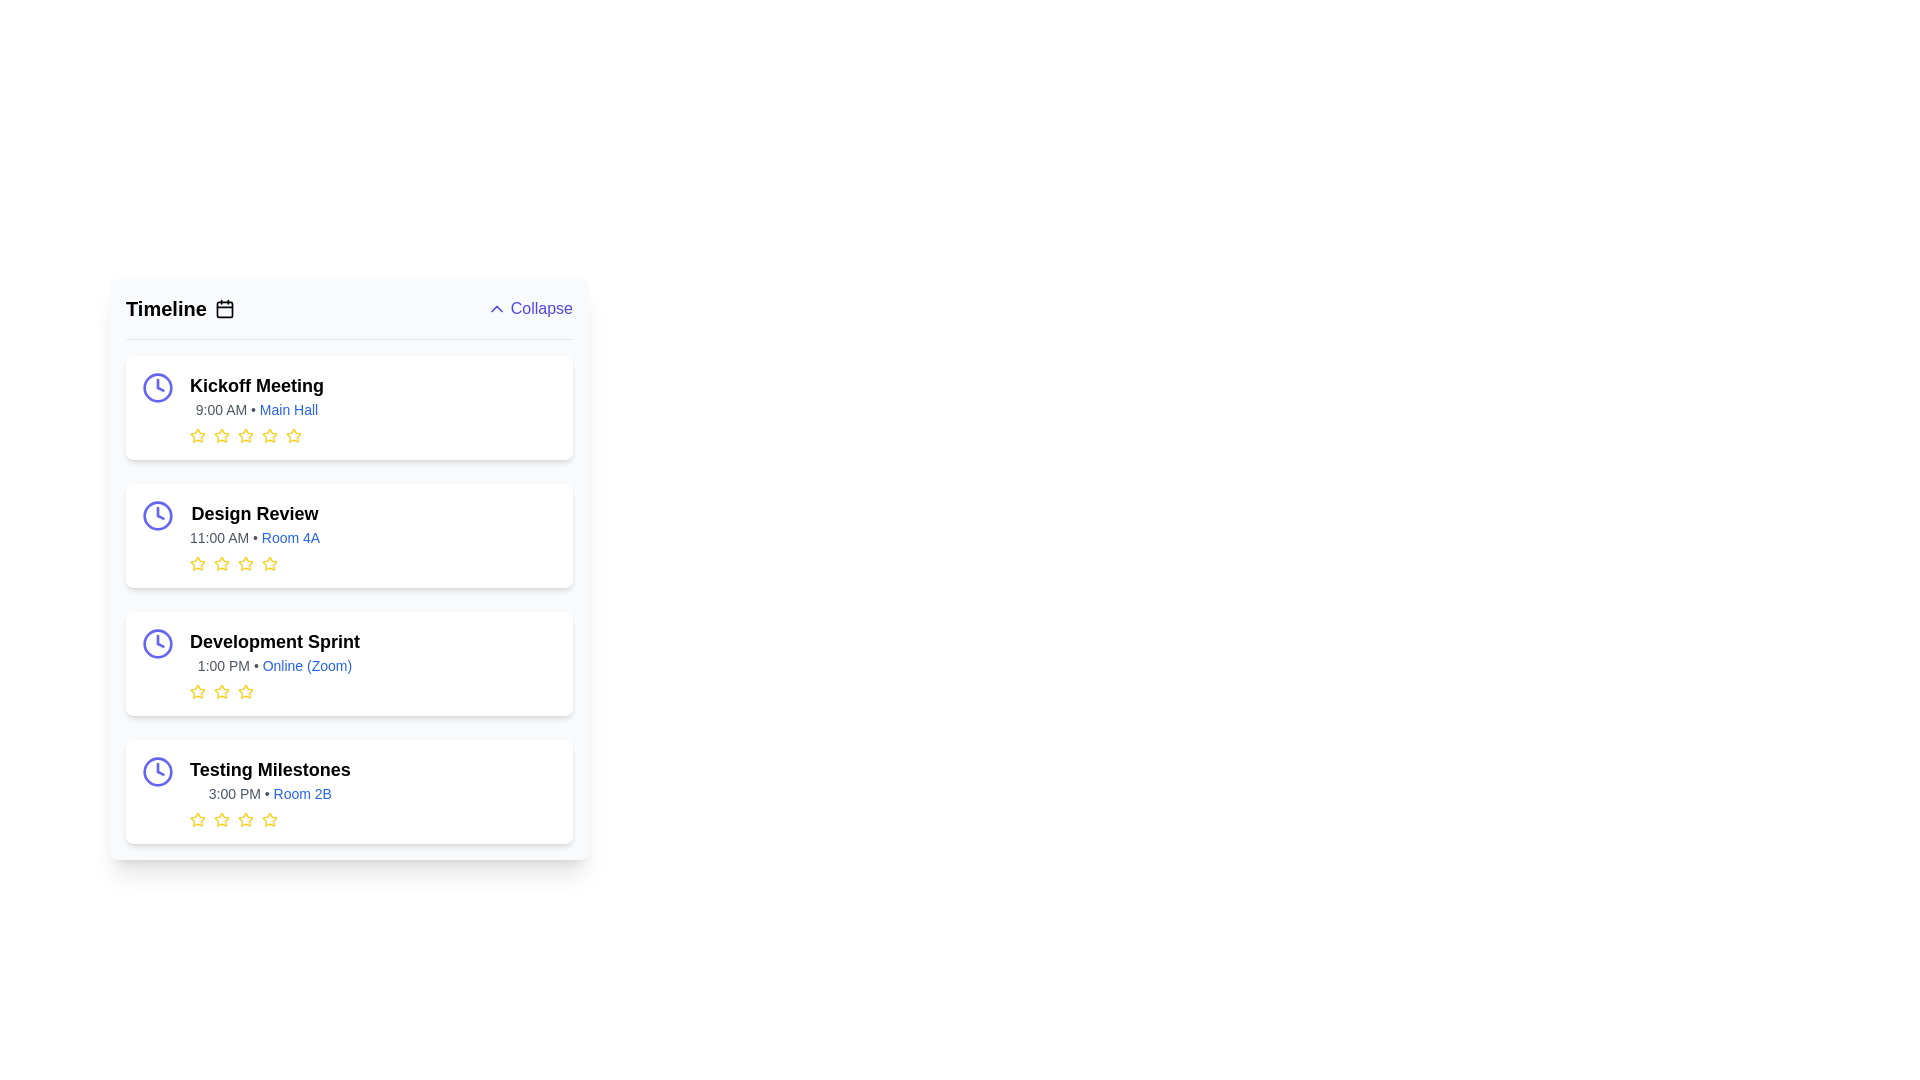 The width and height of the screenshot is (1920, 1080). Describe the element at coordinates (268, 434) in the screenshot. I see `the 5th star in the visual rating system below the 'Kickoff Meeting' text to rate it` at that location.